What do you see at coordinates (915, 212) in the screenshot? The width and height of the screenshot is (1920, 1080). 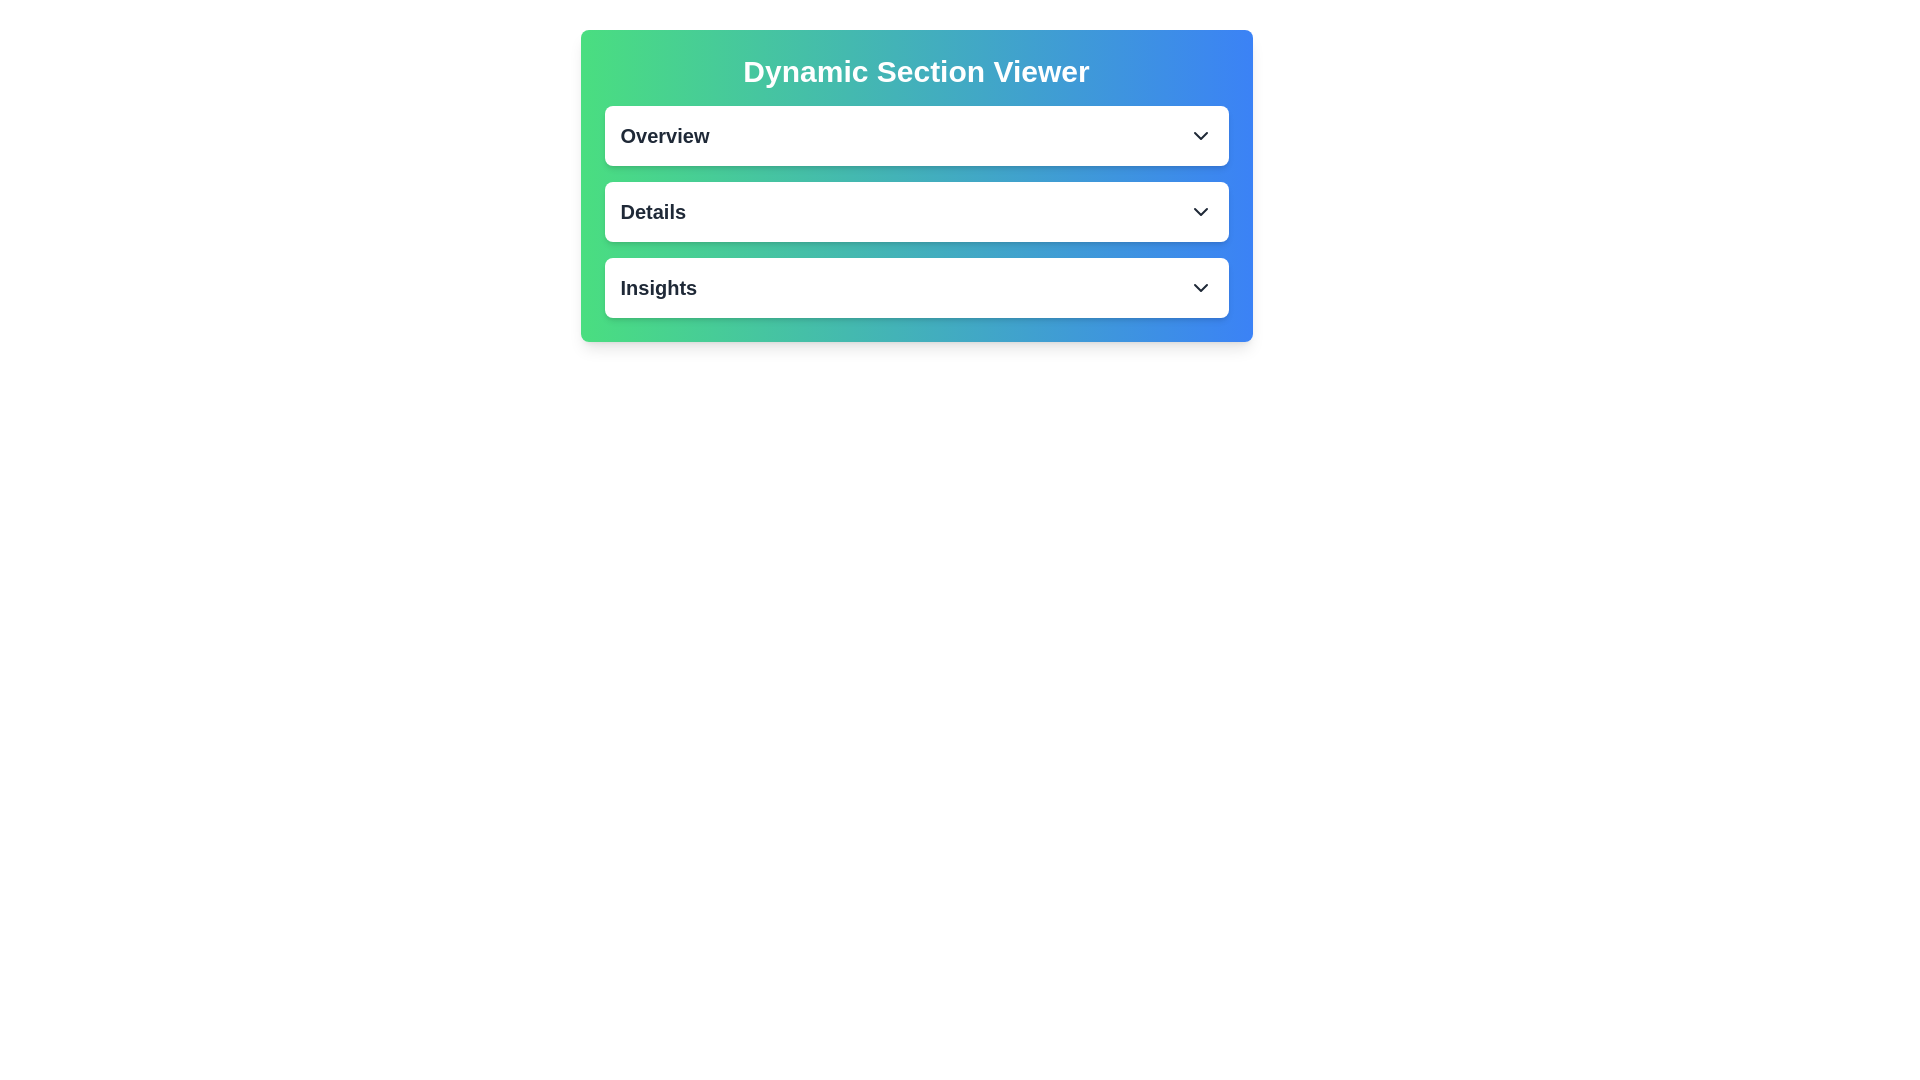 I see `the 'Details' dropdown header section` at bounding box center [915, 212].